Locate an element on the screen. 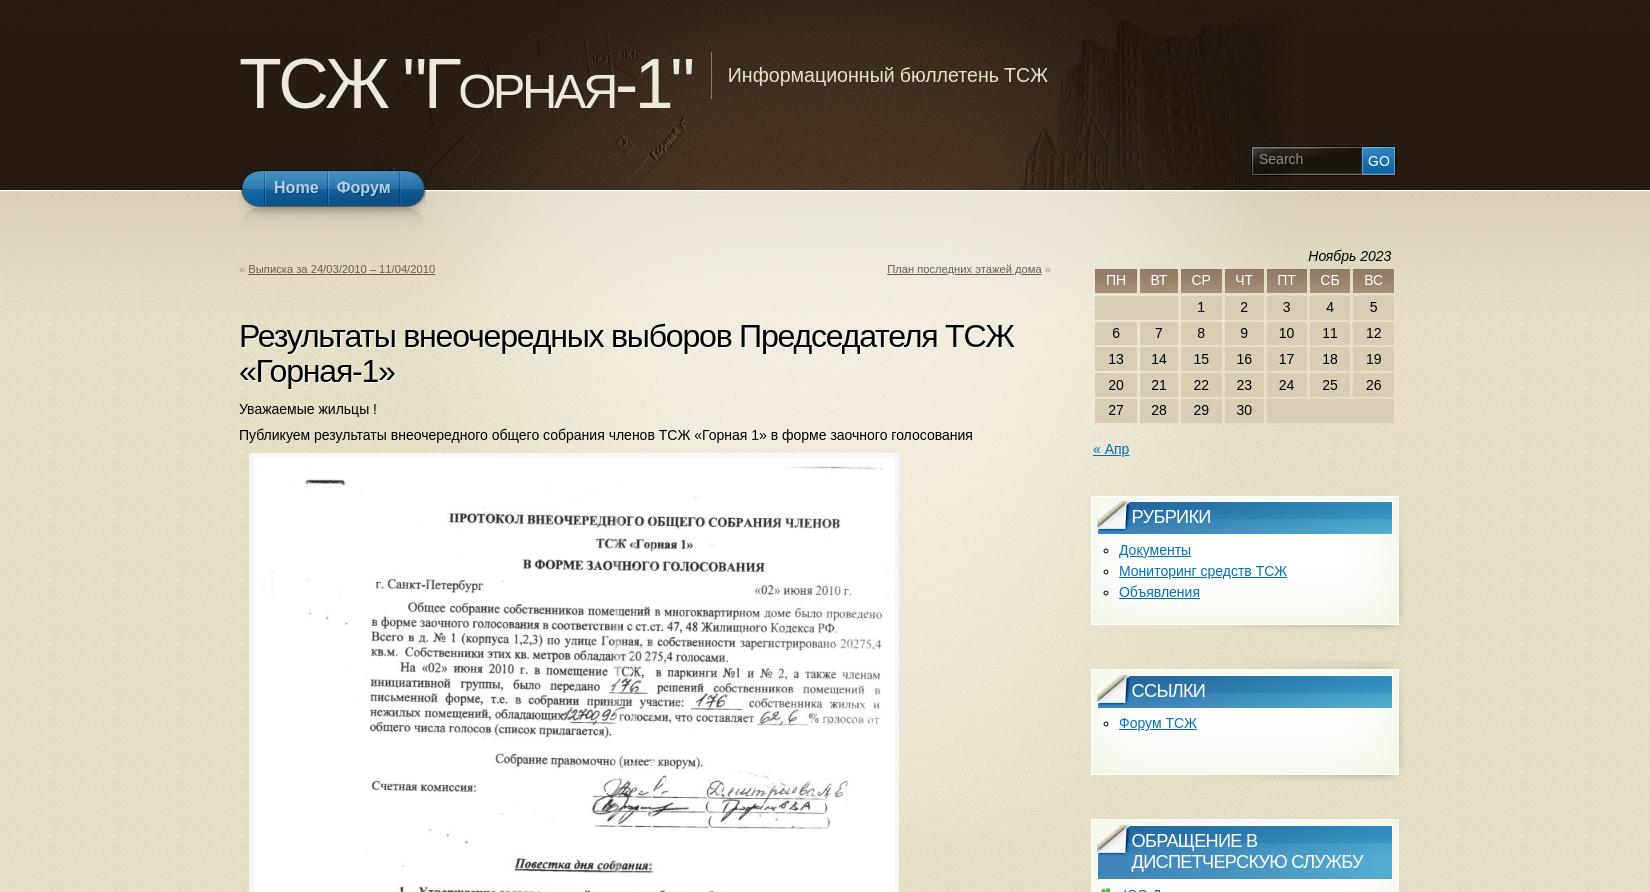  'Публикуем результаты внеочередного общего собрания членов ТСЖ «Горная 1» в форме заочного голосования' is located at coordinates (604, 434).